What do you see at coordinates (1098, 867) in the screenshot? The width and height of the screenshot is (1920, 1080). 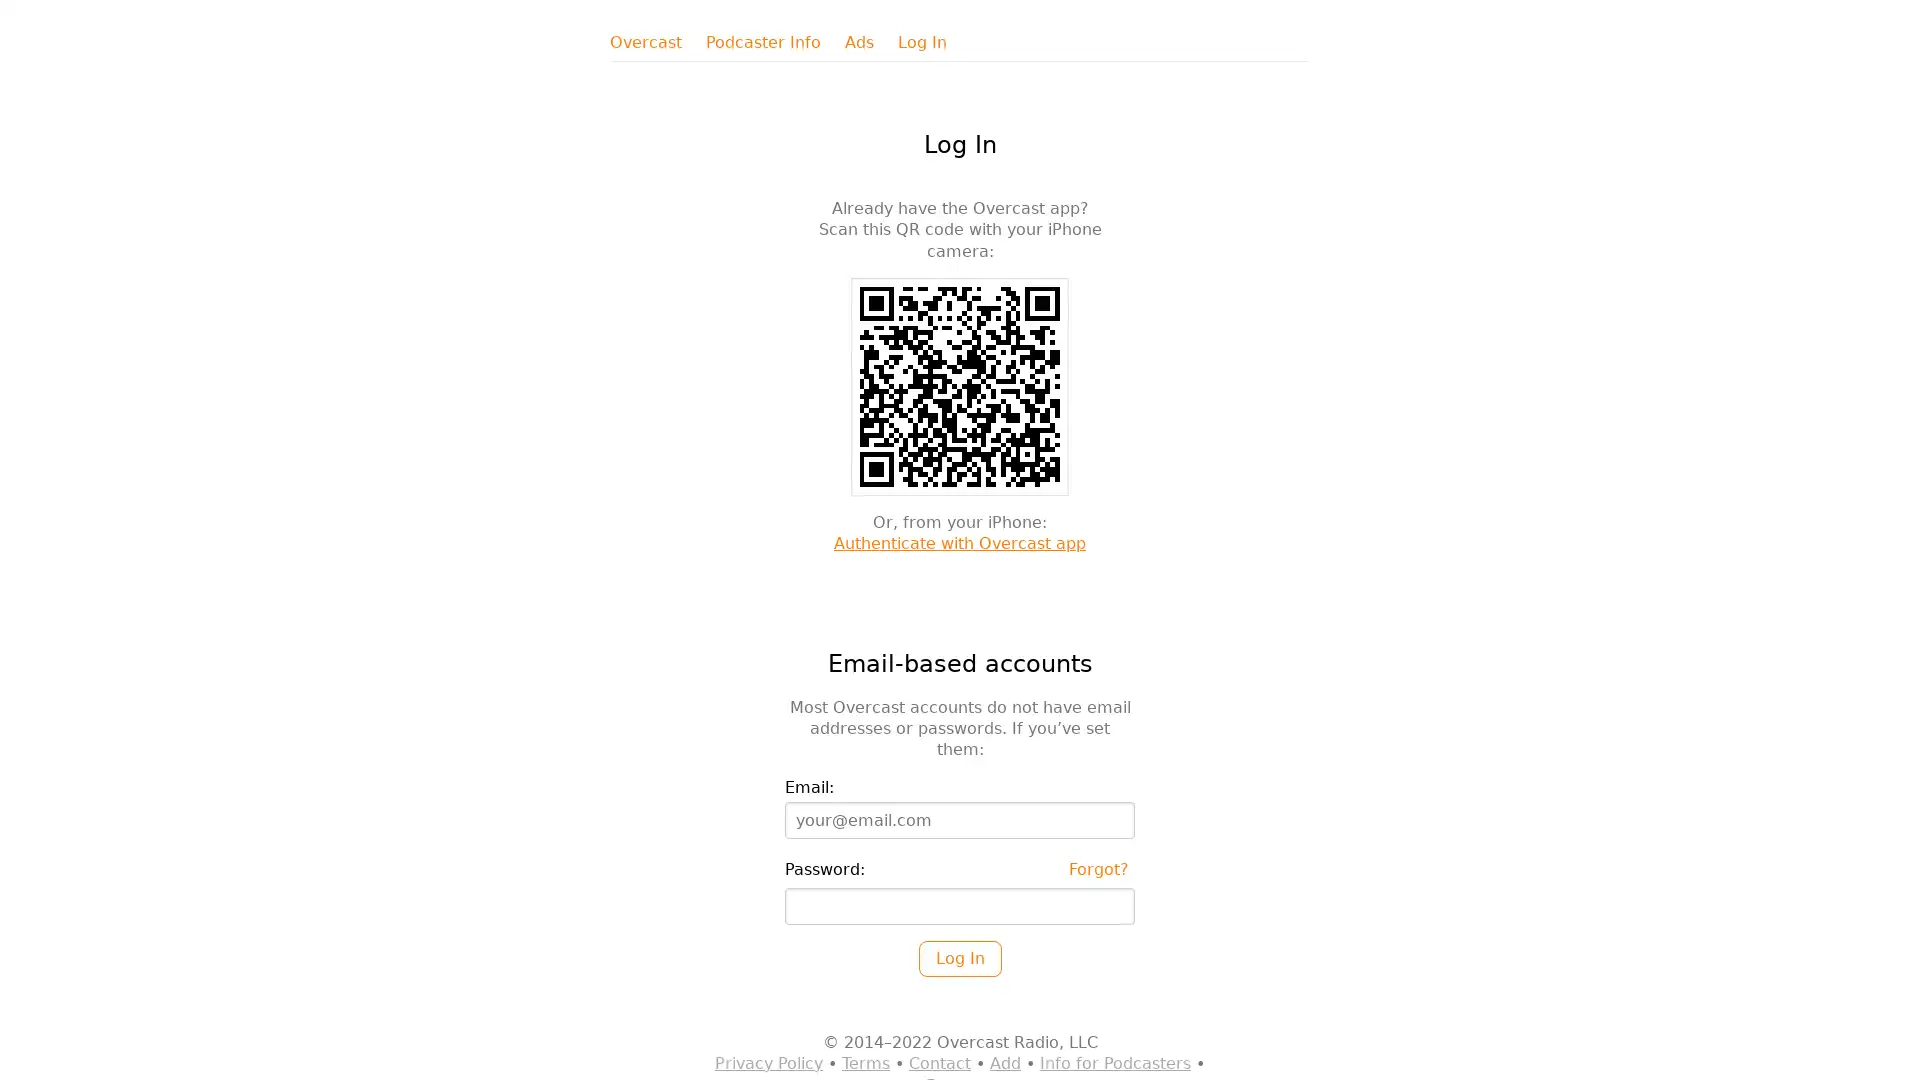 I see `Forgot?` at bounding box center [1098, 867].